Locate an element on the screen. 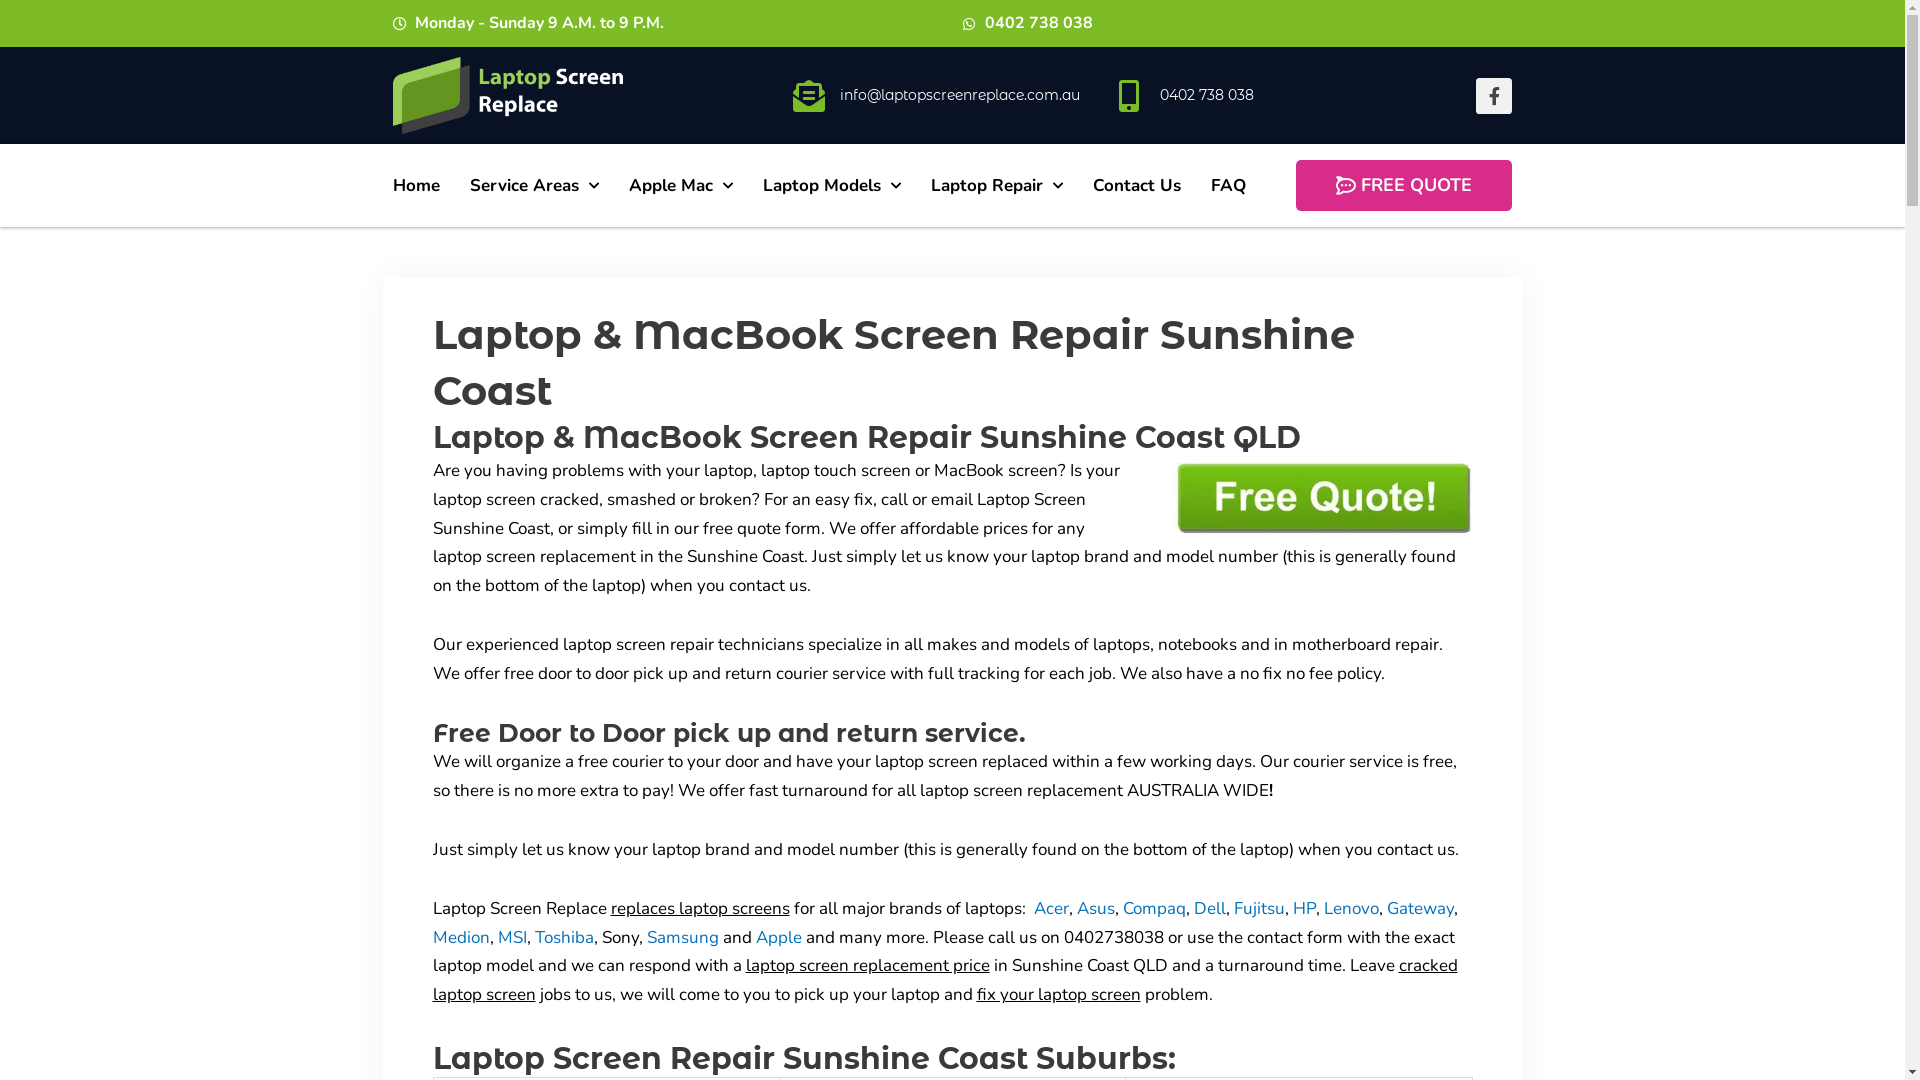  'MSI' is located at coordinates (498, 937).